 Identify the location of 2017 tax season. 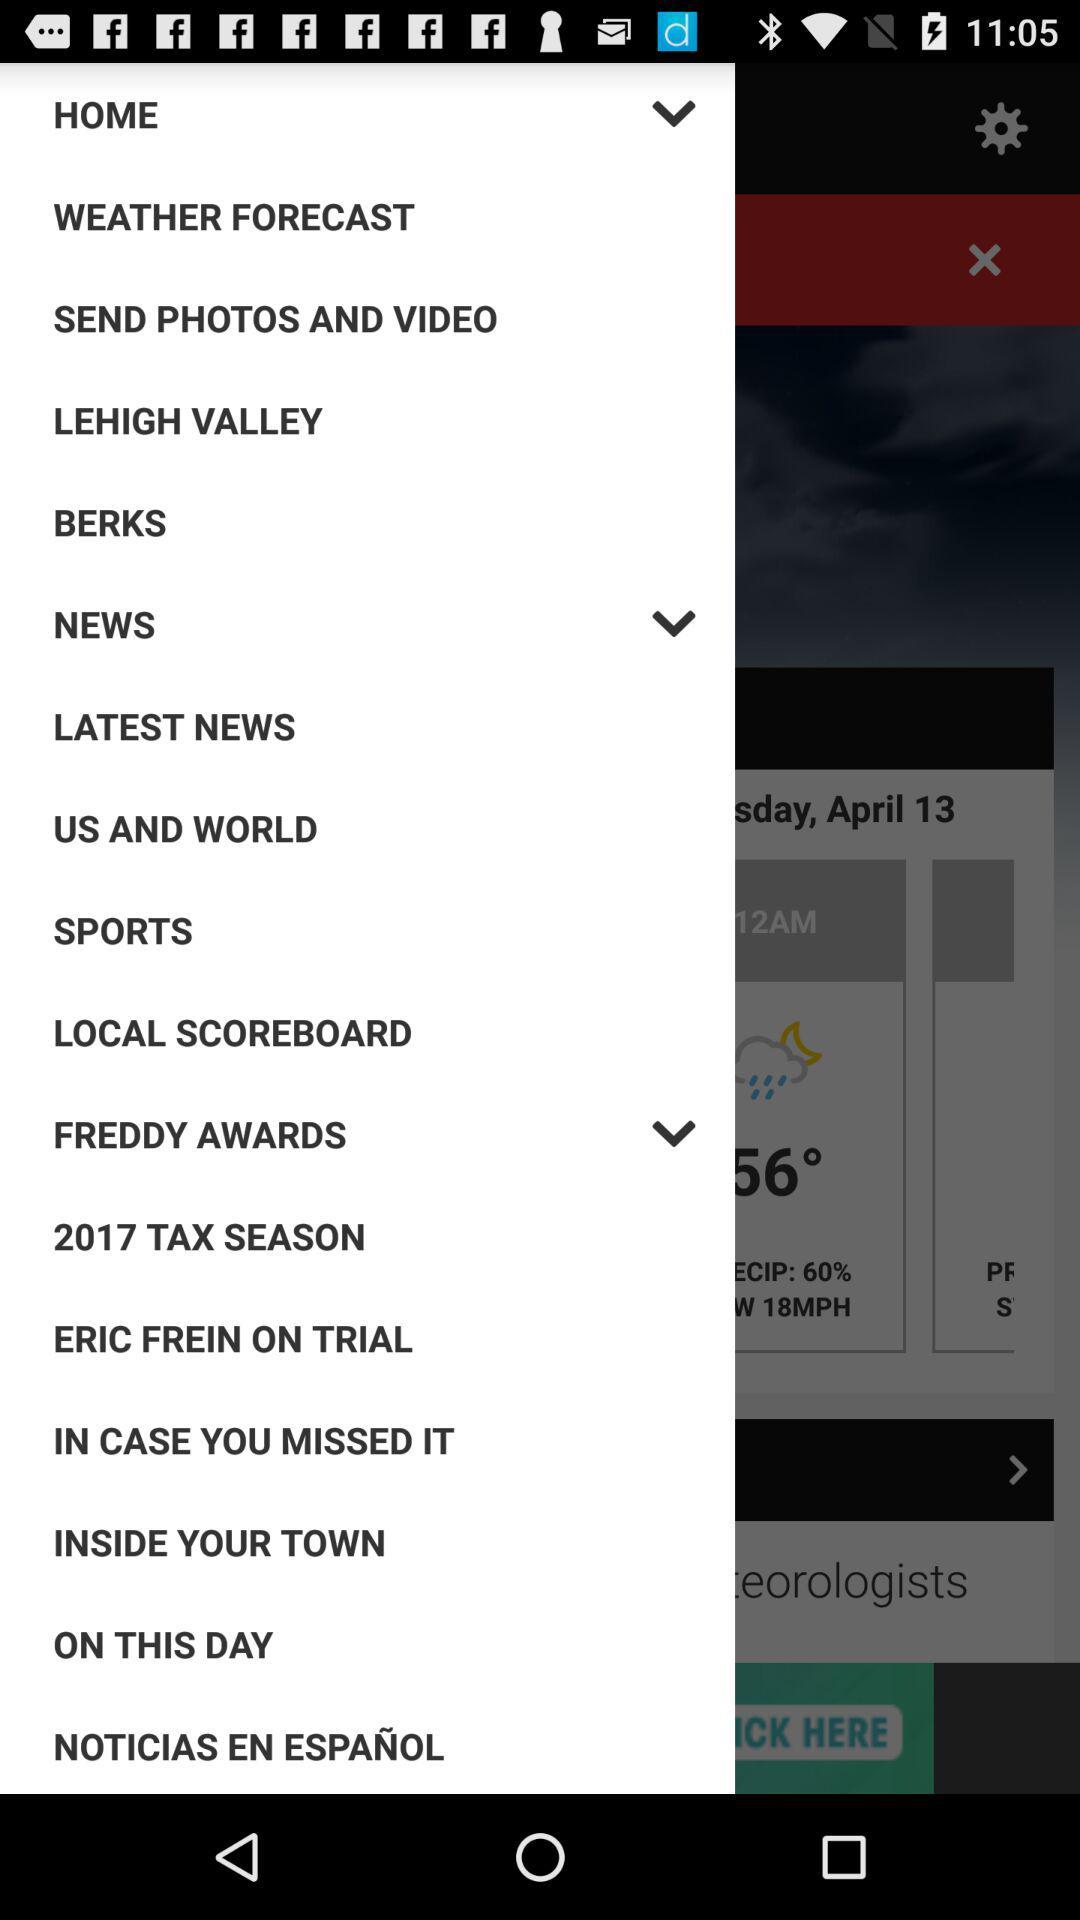
(374, 1234).